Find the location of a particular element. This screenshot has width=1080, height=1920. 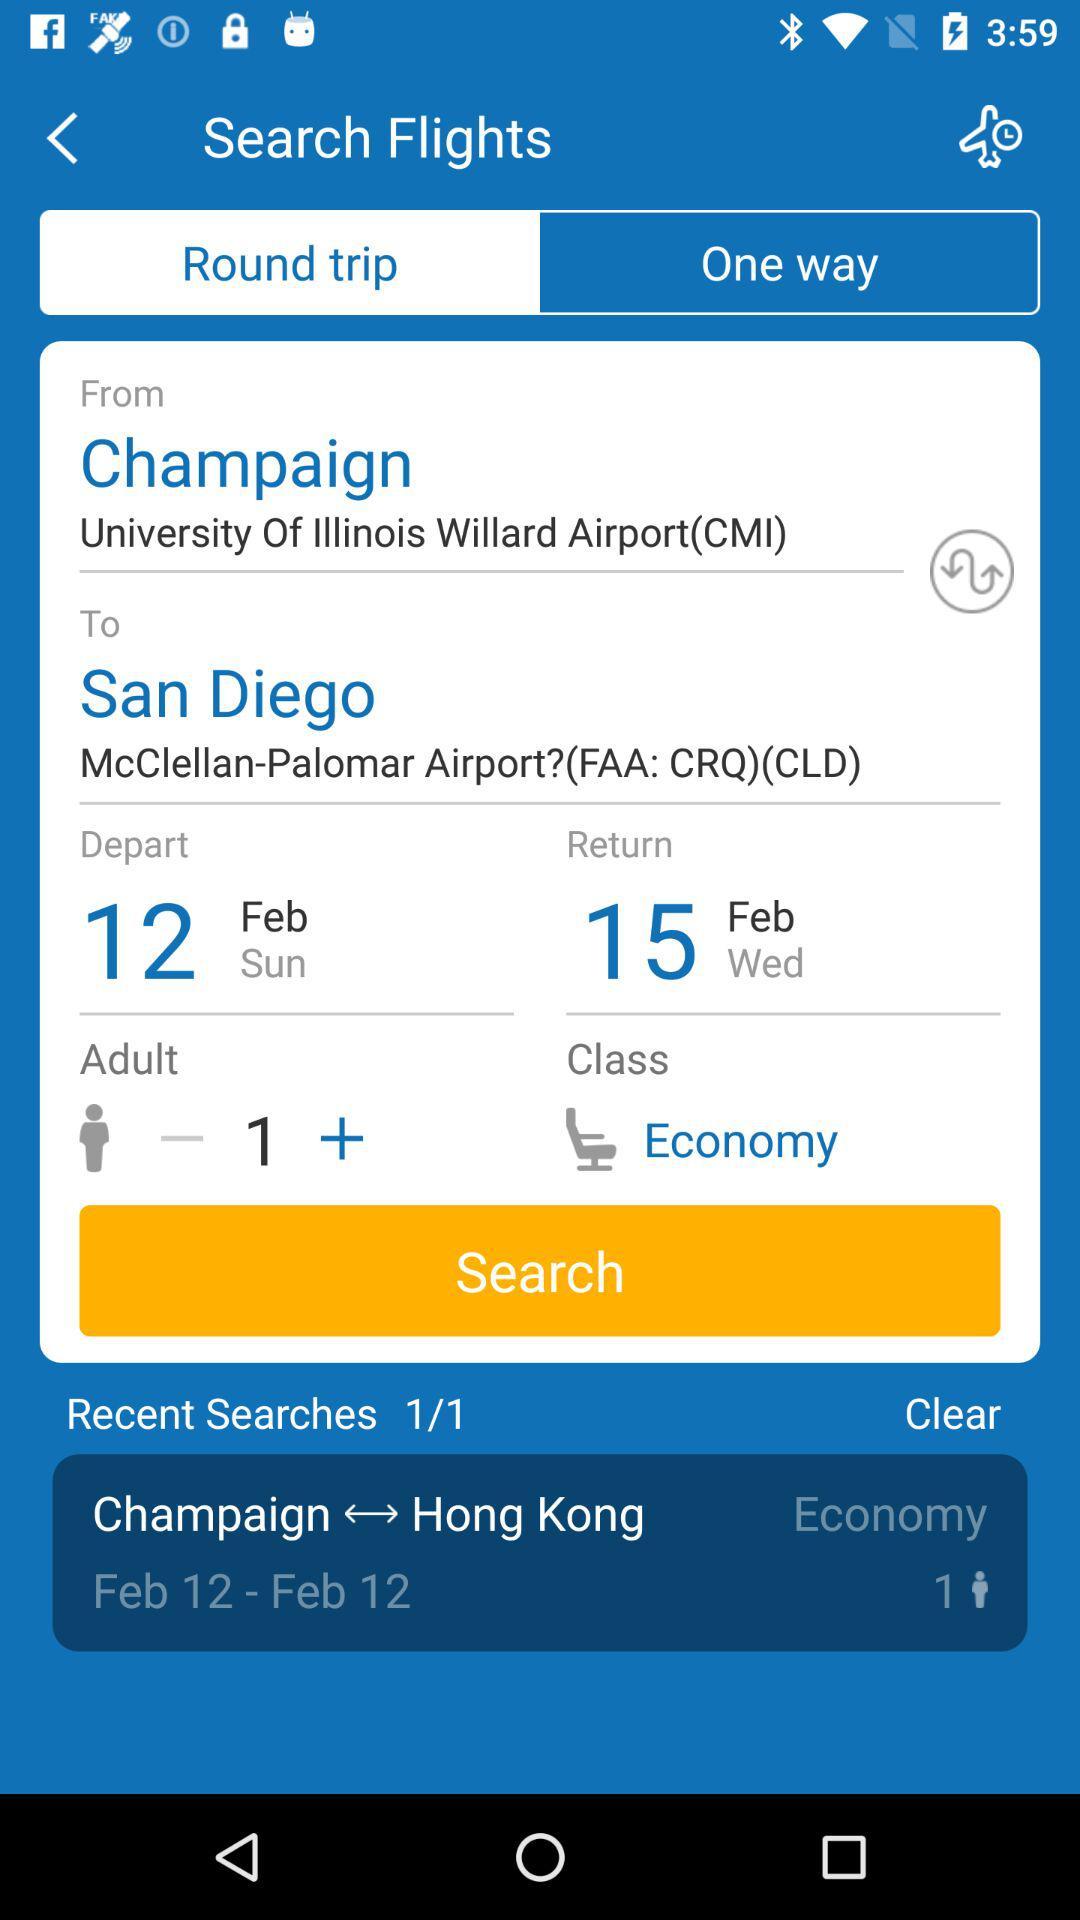

an adult is located at coordinates (334, 1138).